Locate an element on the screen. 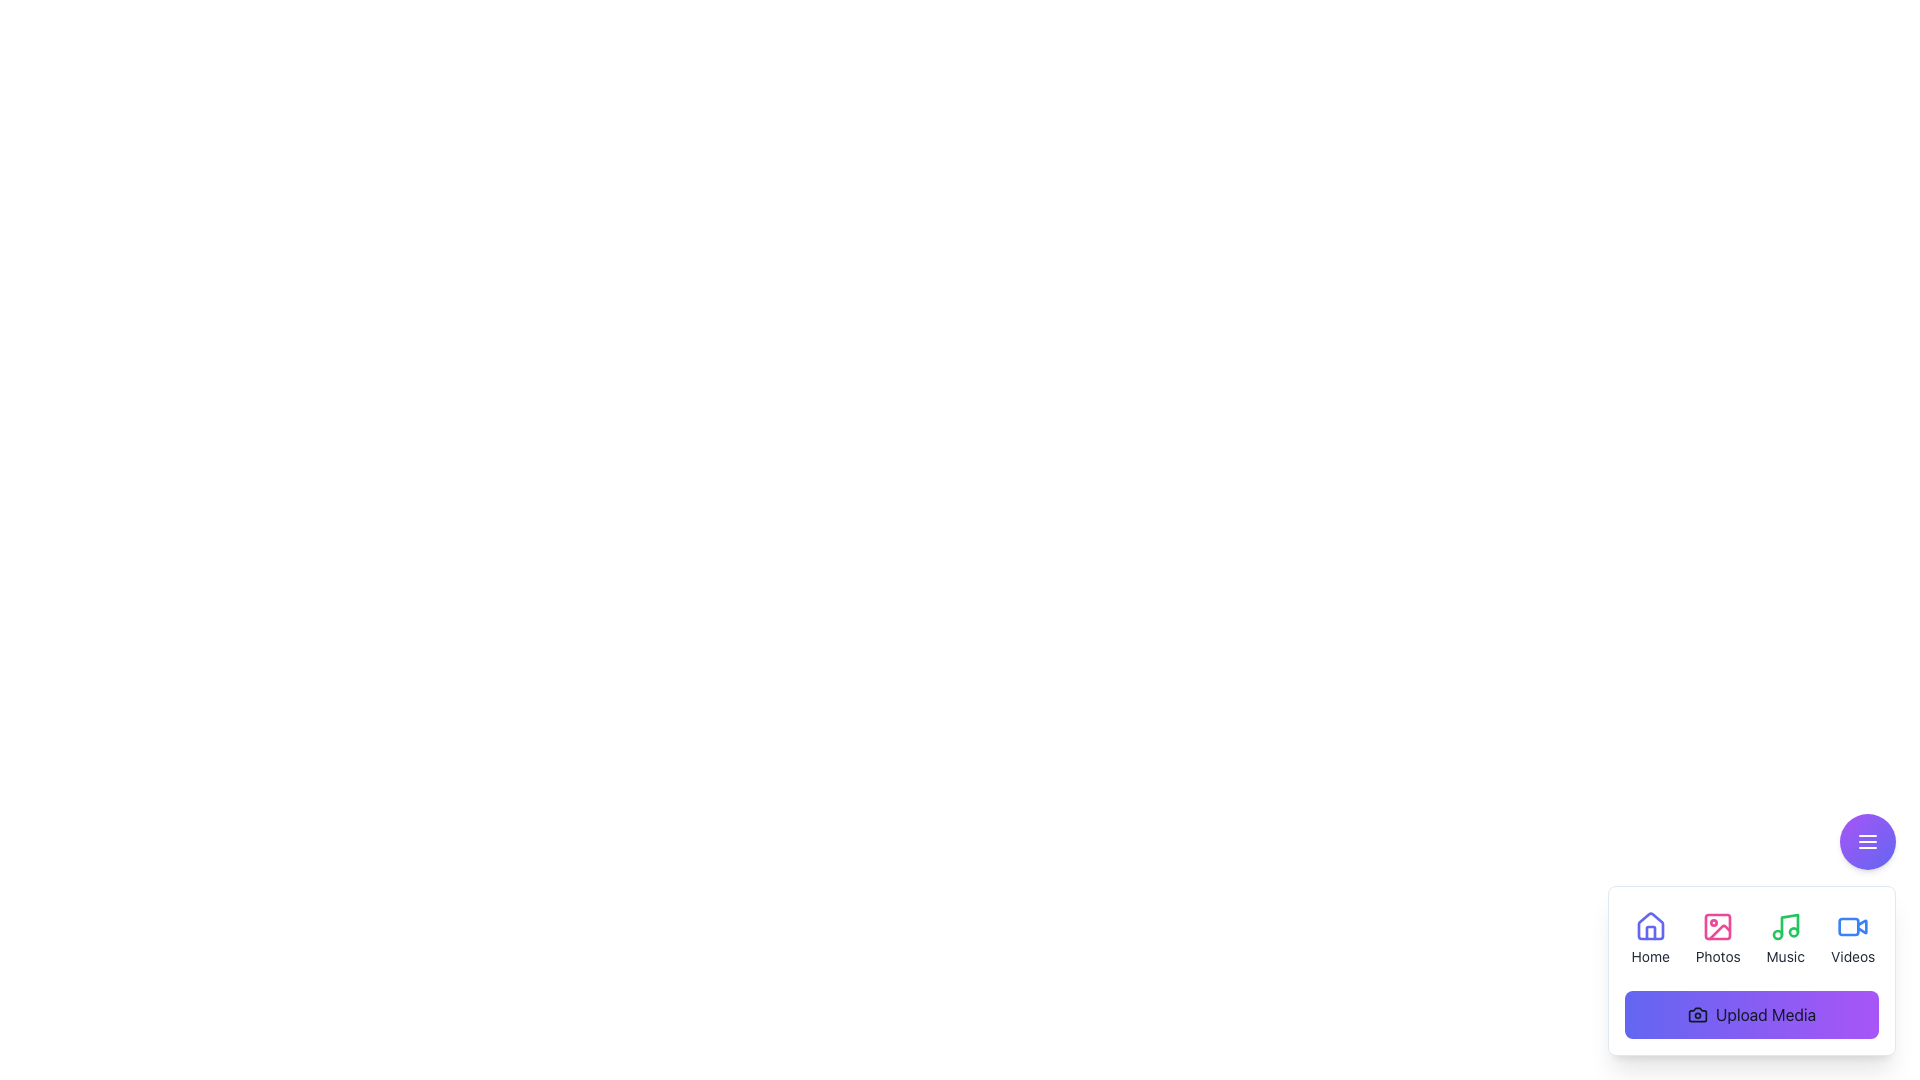 The image size is (1920, 1080). the indigo house-shaped icon in the bottom-right navigation menu is located at coordinates (1650, 926).